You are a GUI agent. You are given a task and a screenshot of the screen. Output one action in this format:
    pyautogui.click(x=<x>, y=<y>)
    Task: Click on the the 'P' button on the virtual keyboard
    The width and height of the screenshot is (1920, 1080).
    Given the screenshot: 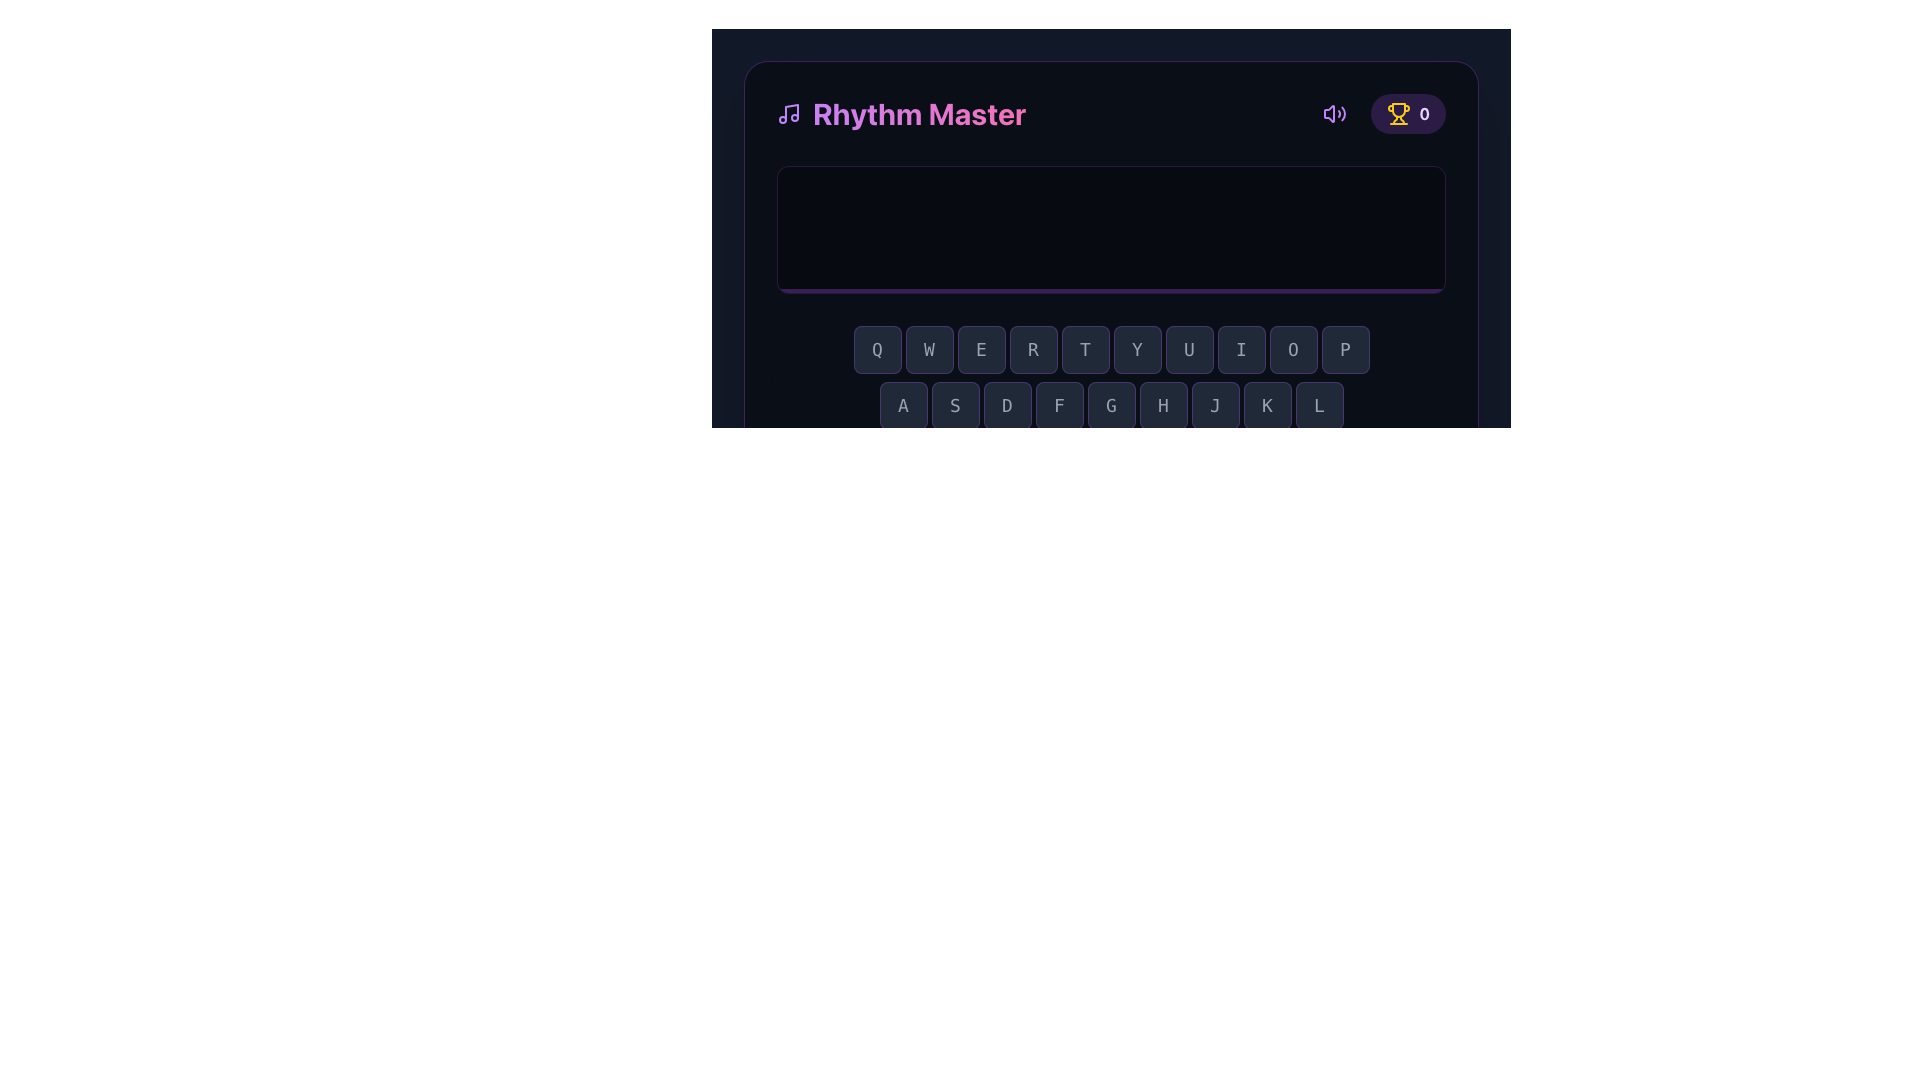 What is the action you would take?
    pyautogui.click(x=1345, y=349)
    